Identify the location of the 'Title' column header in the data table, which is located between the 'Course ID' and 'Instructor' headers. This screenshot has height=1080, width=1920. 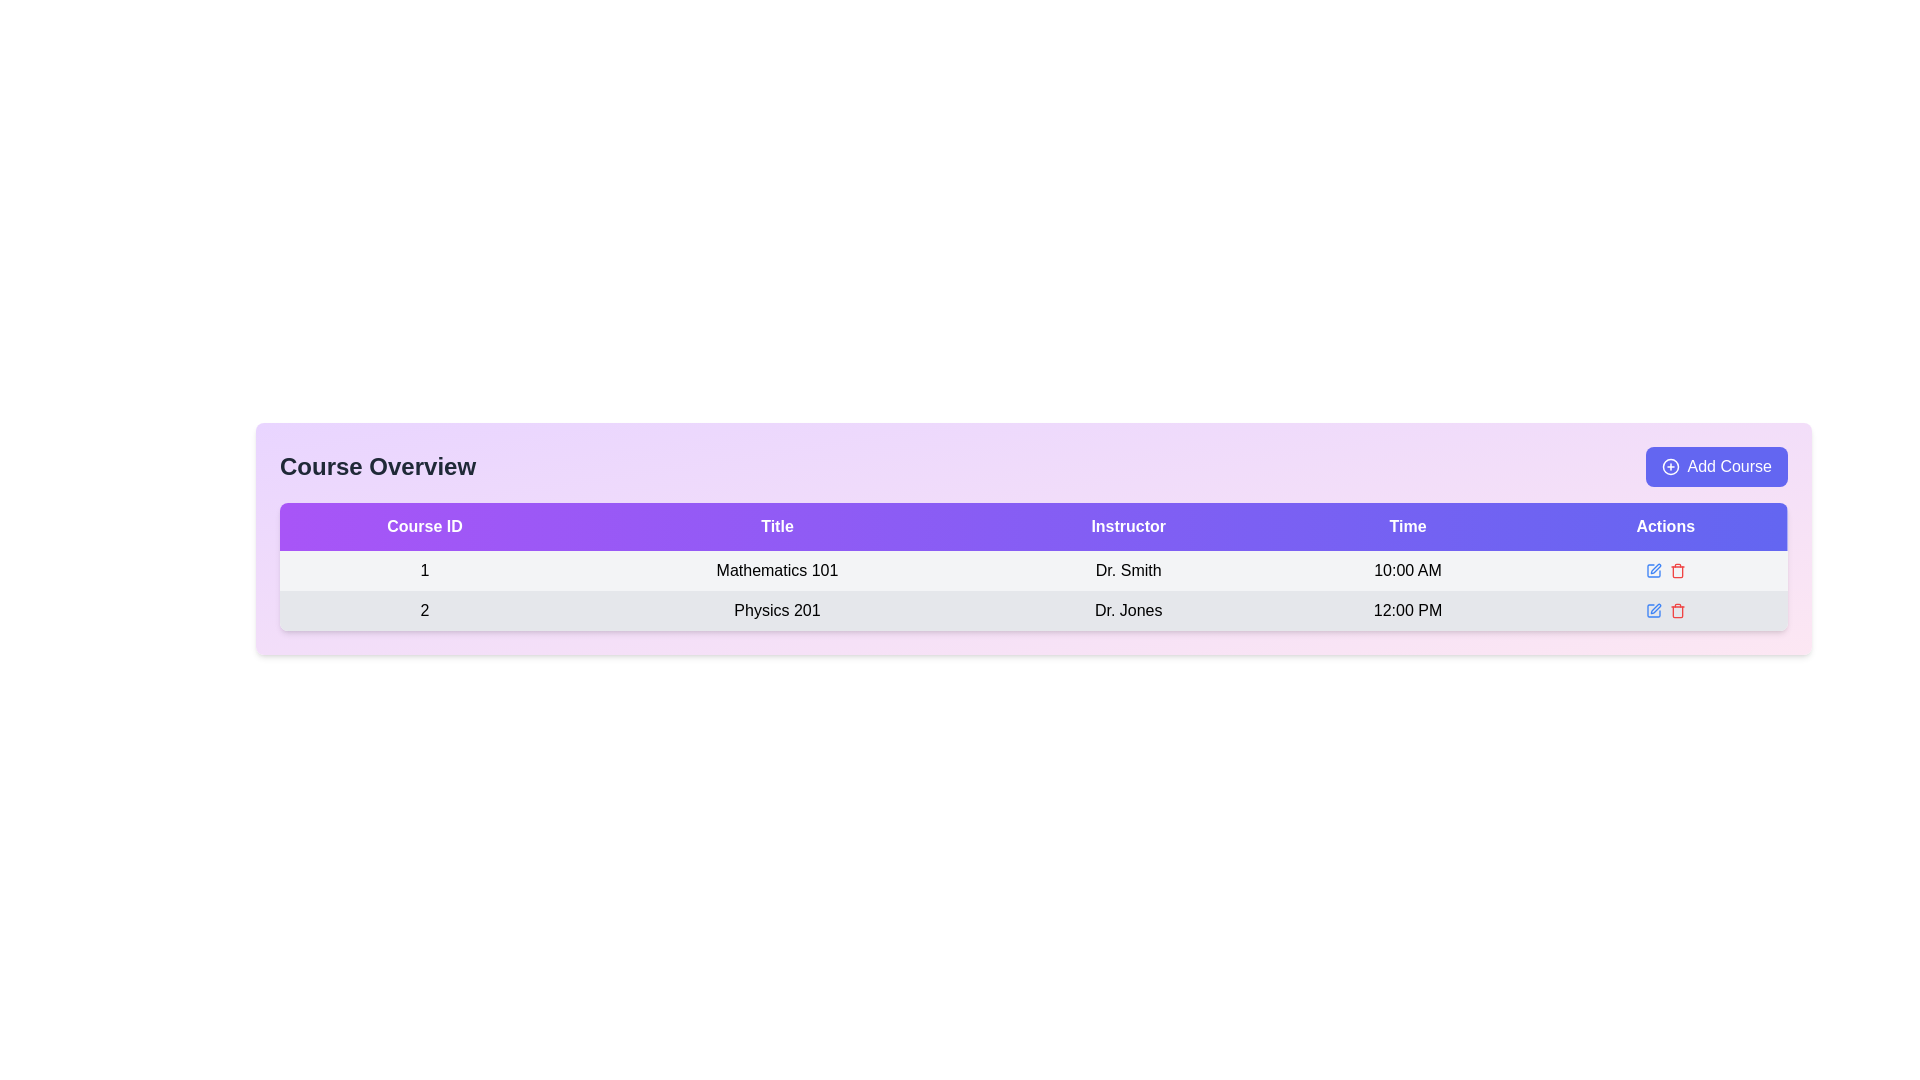
(776, 526).